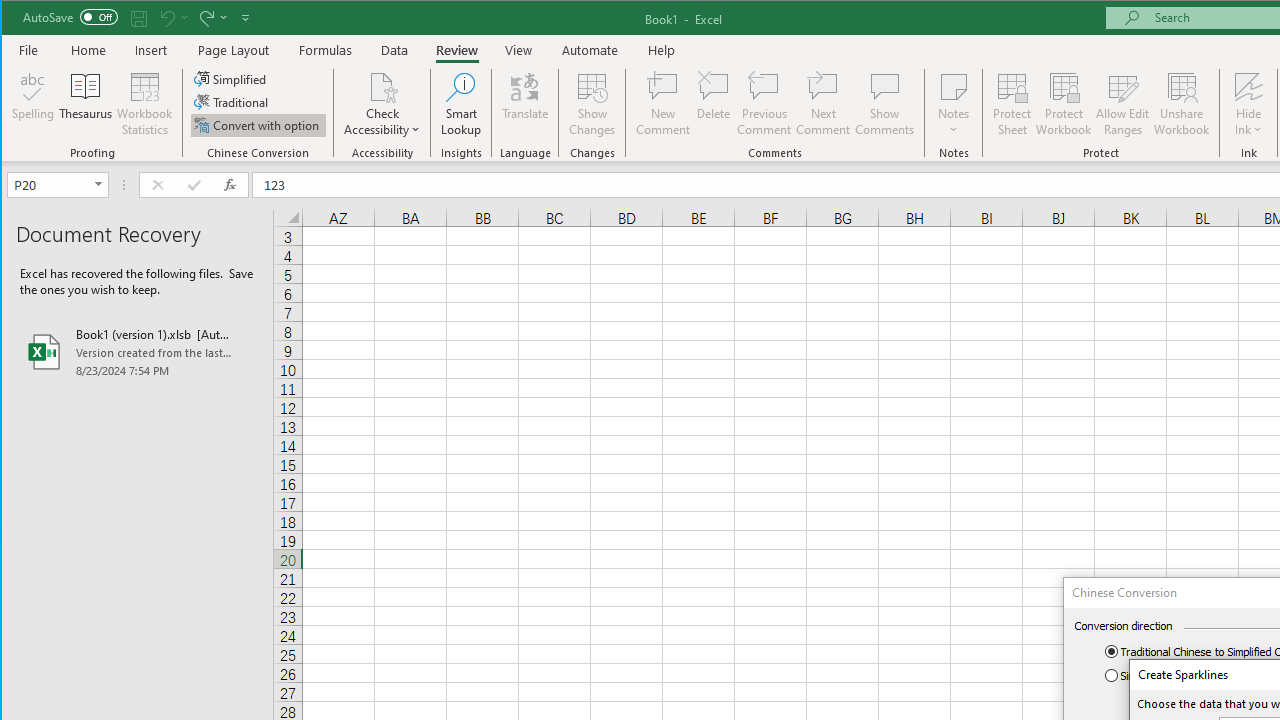 The image size is (1280, 720). I want to click on 'Check Accessibility', so click(382, 104).